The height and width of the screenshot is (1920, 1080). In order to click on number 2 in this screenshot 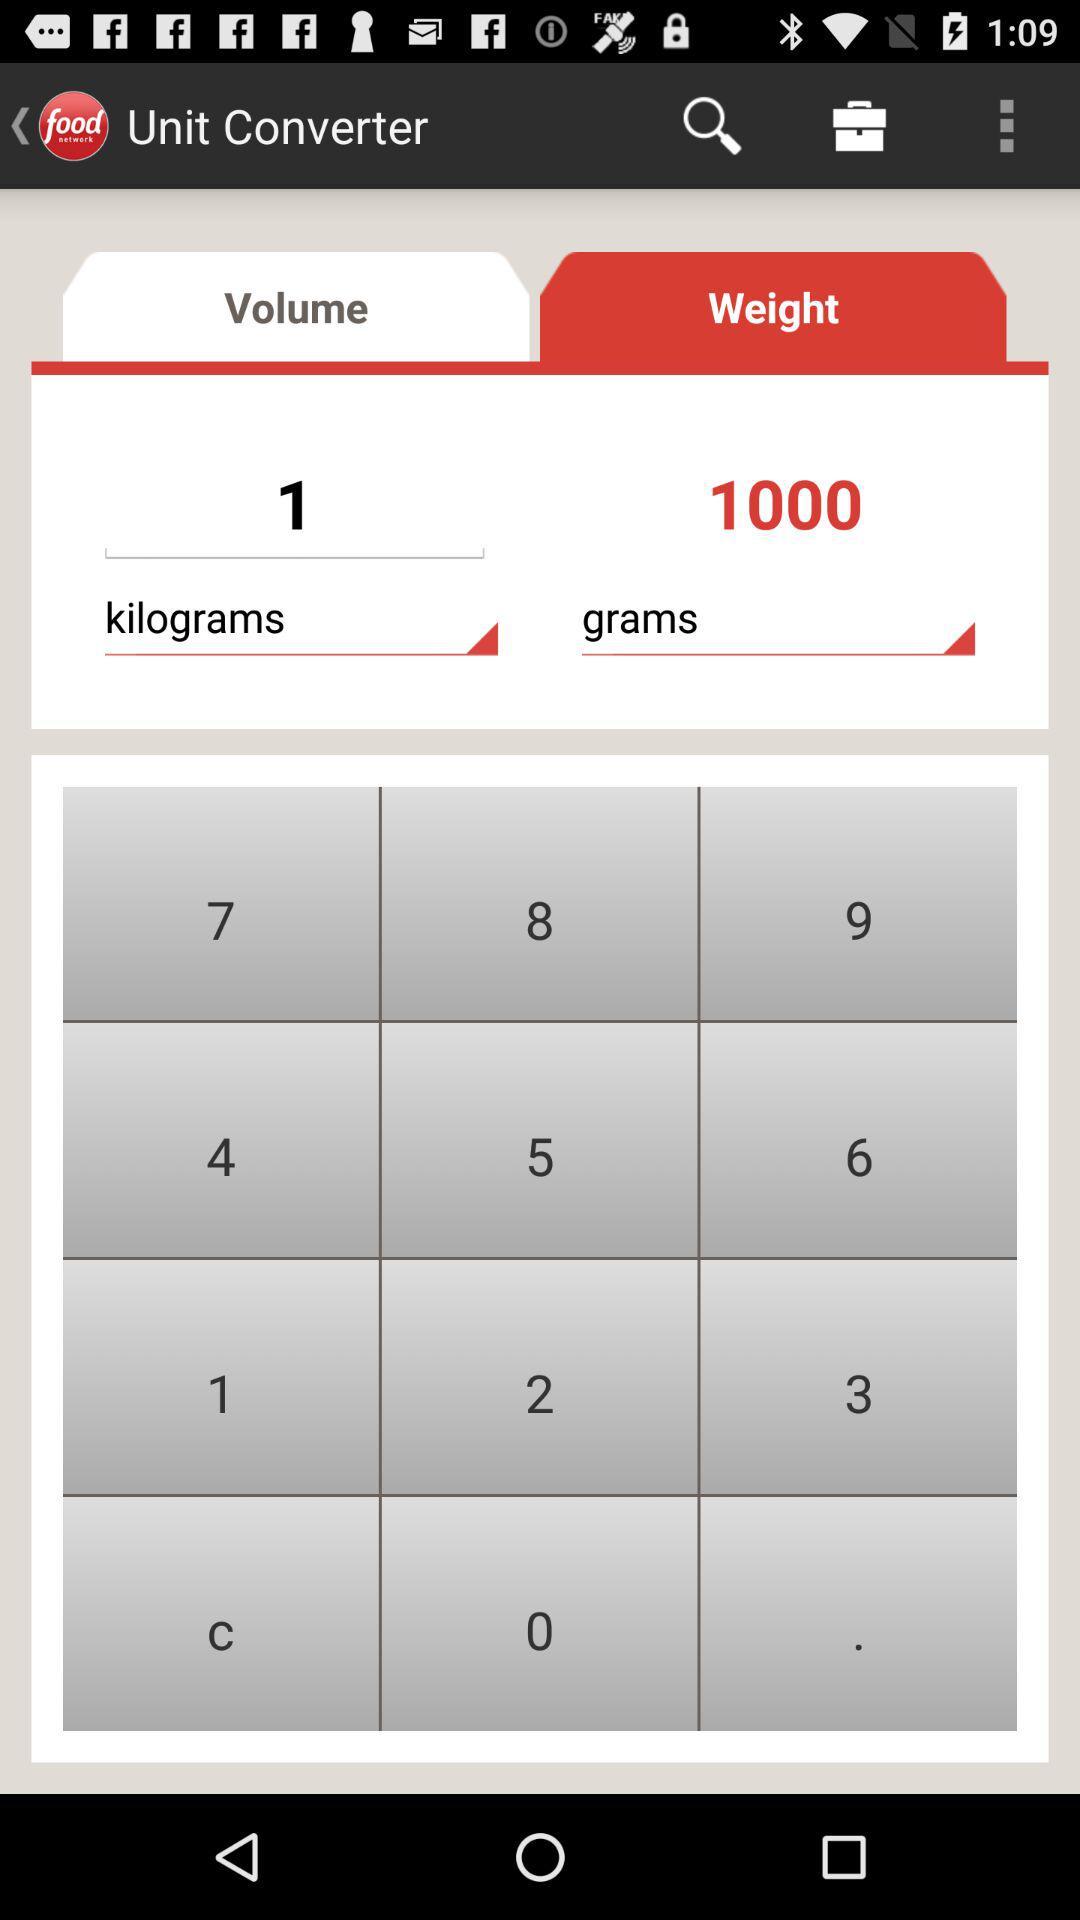, I will do `click(540, 1376)`.